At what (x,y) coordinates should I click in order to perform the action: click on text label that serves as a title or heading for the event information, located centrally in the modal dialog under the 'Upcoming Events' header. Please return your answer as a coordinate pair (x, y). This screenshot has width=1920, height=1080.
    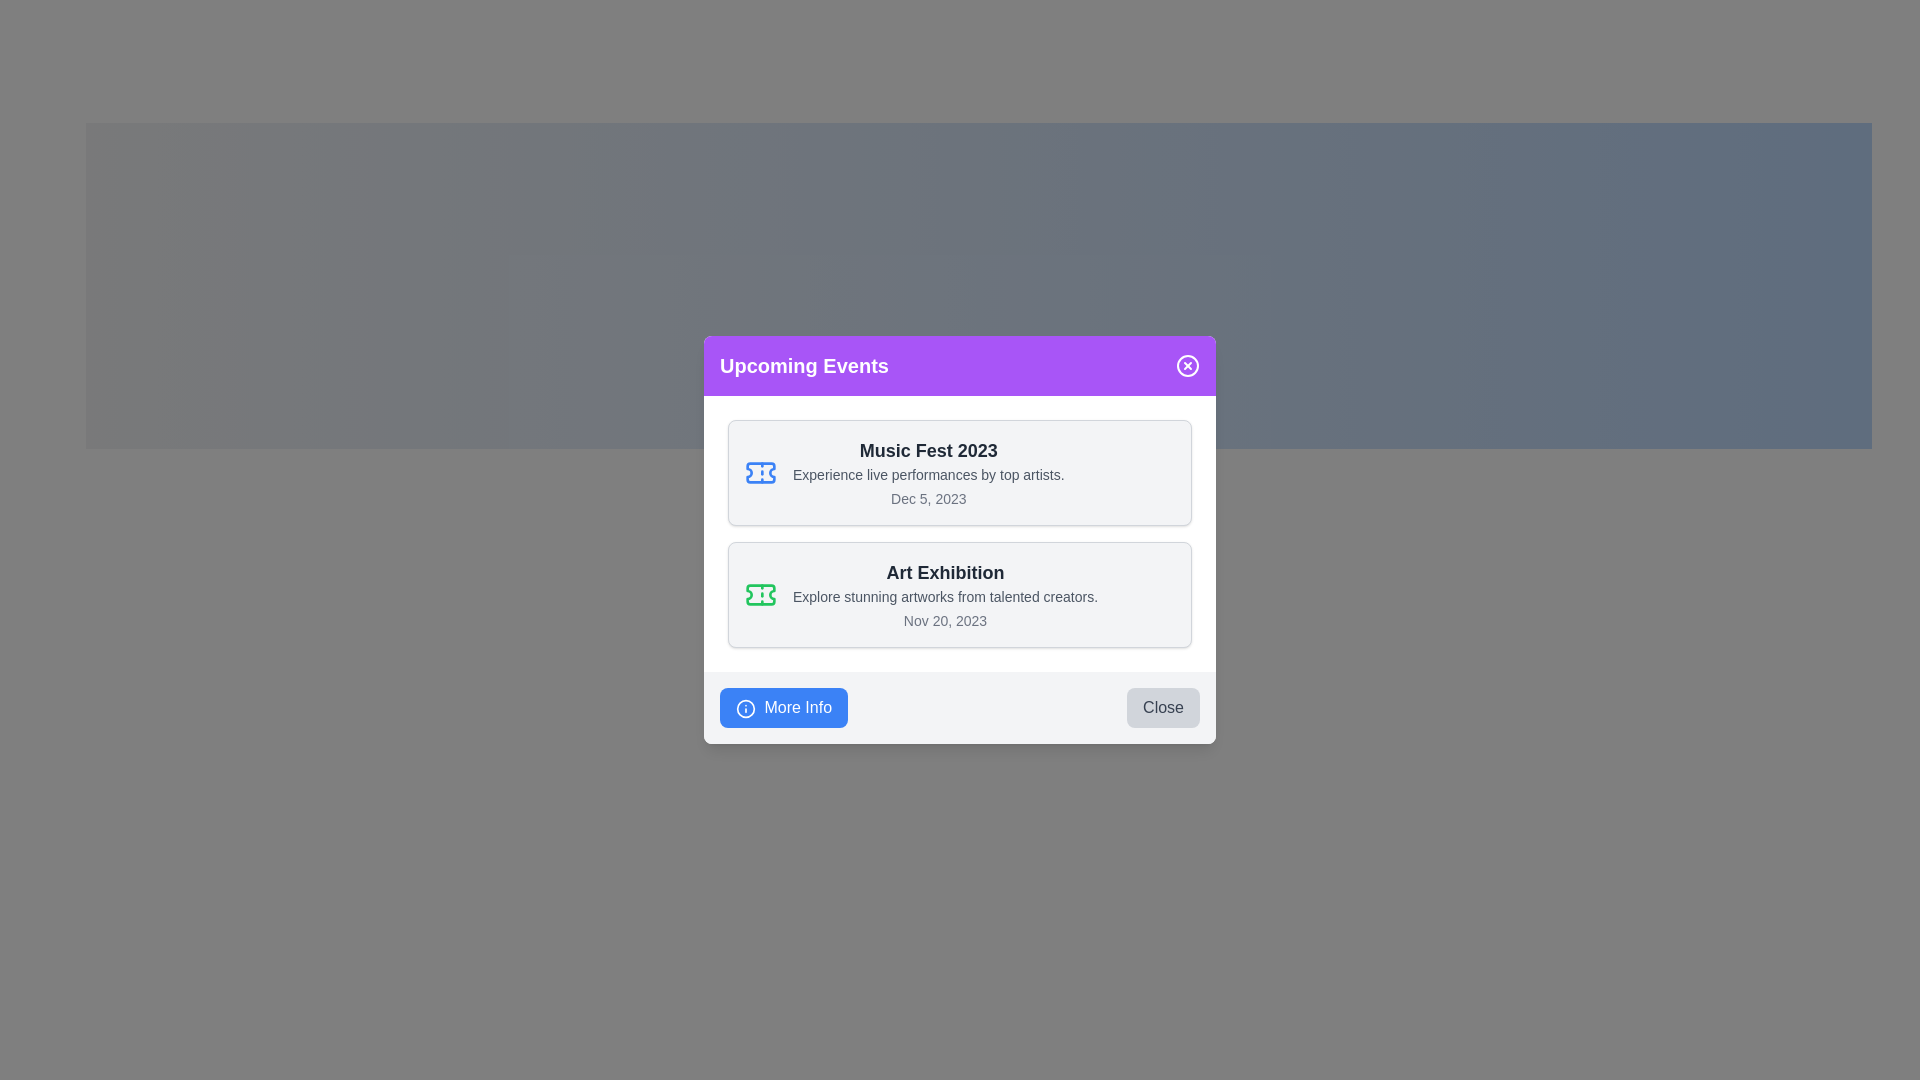
    Looking at the image, I should click on (944, 573).